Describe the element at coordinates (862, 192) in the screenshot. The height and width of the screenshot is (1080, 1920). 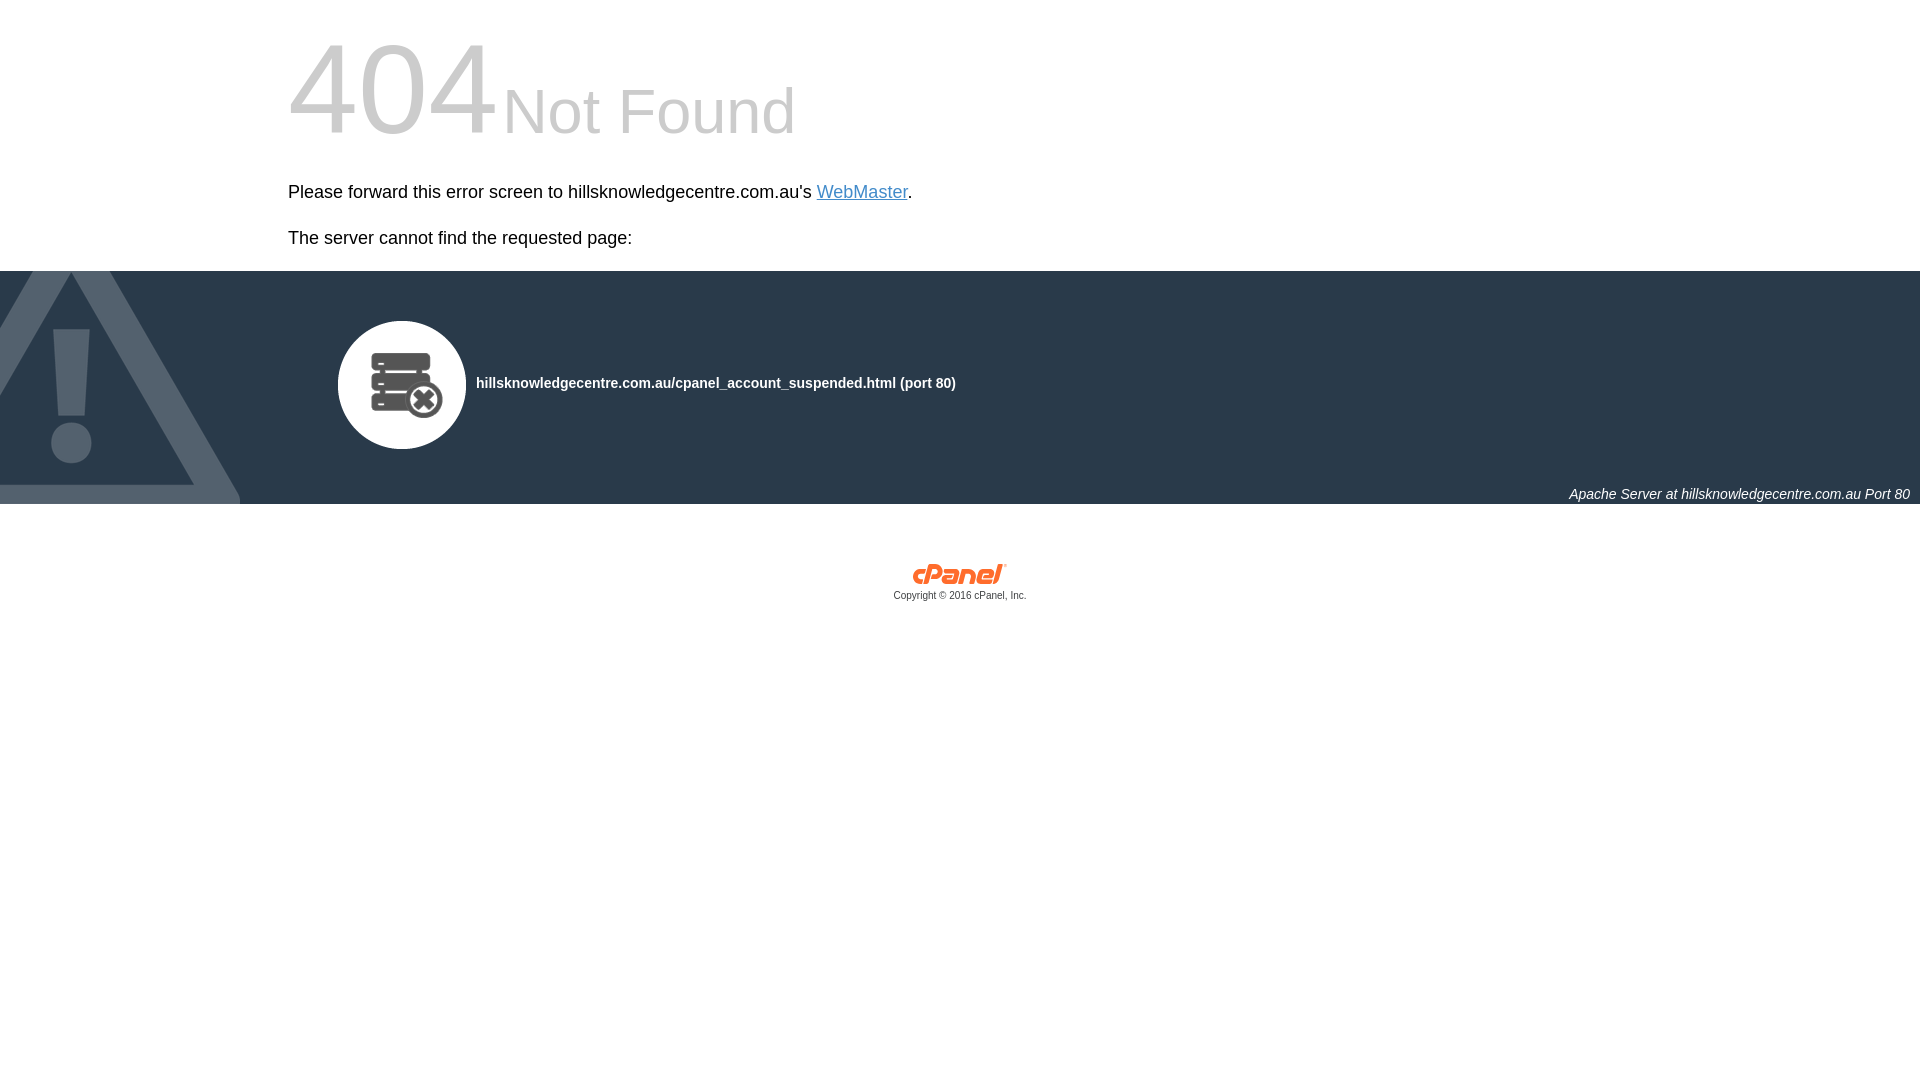
I see `'WebMaster'` at that location.